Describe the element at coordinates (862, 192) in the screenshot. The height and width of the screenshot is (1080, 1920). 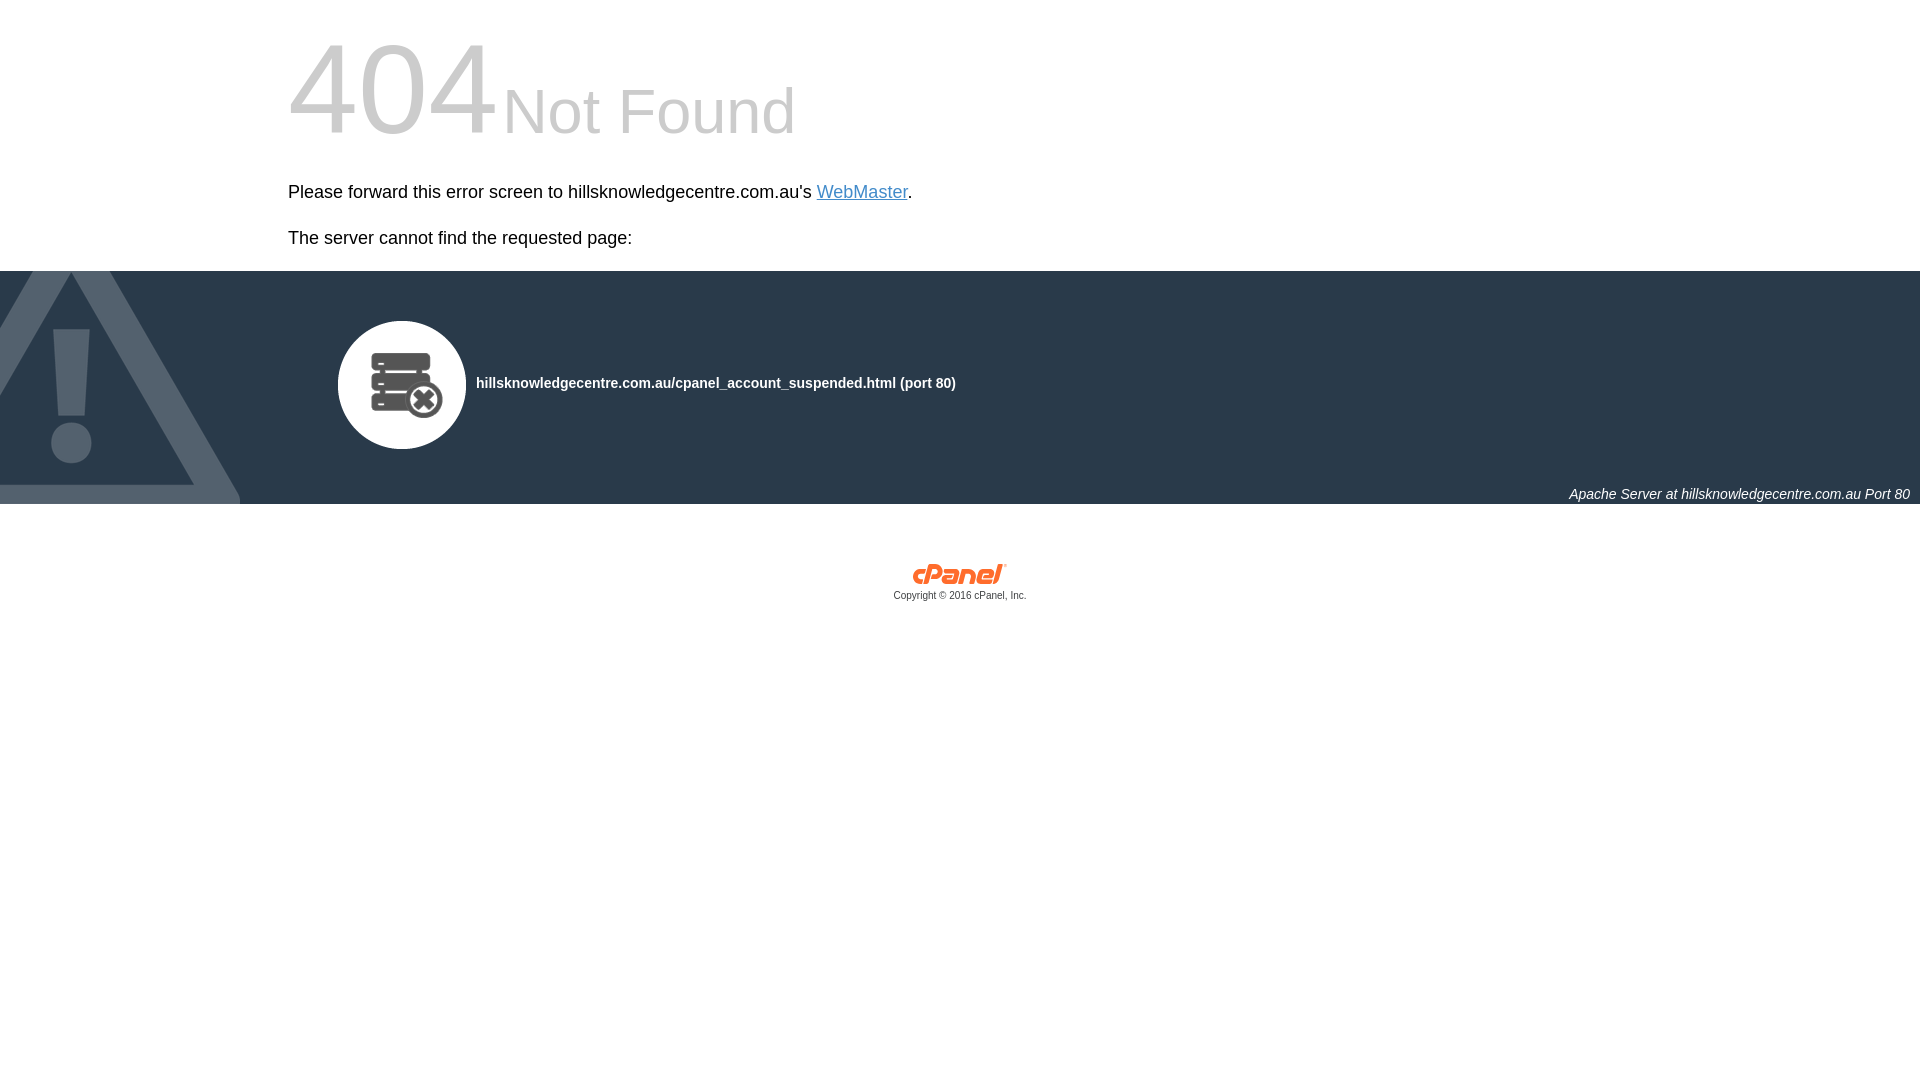
I see `'WebMaster'` at that location.